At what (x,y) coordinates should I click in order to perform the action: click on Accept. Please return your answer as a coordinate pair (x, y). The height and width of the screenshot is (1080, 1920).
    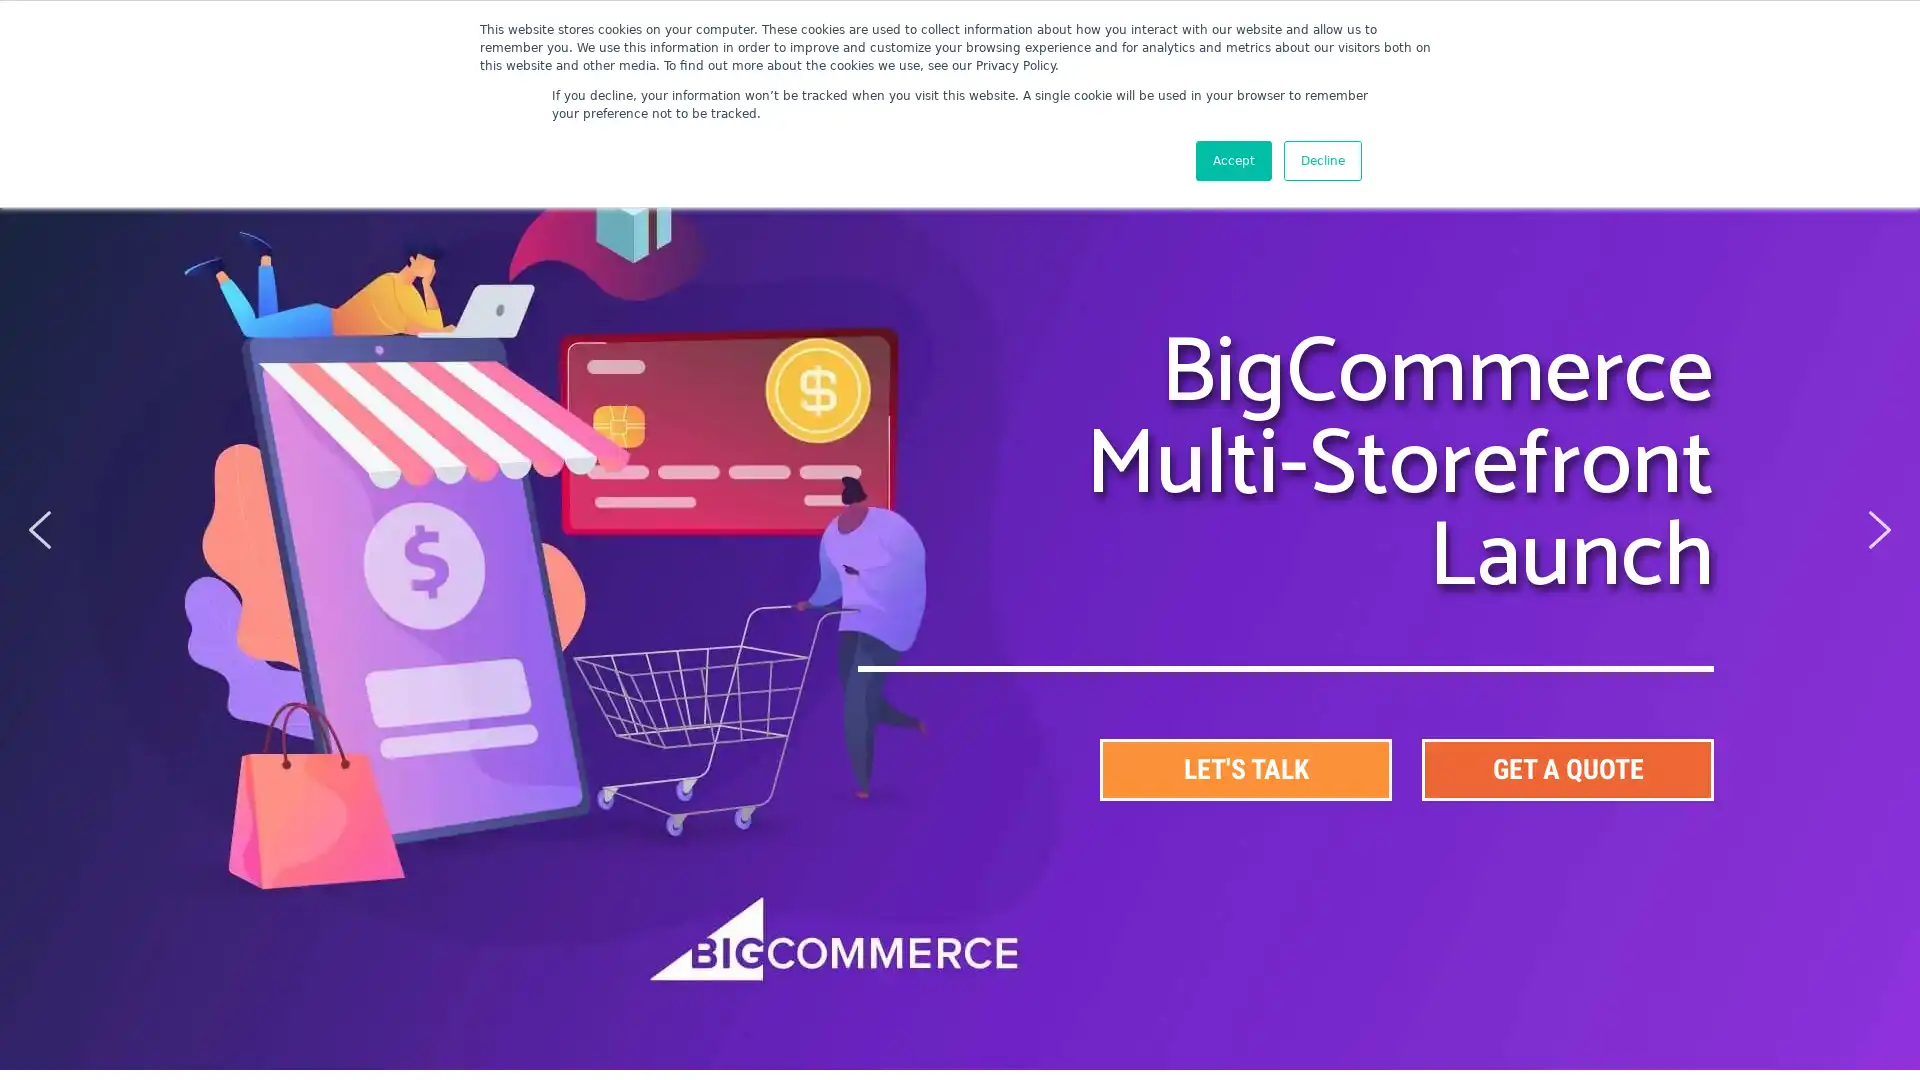
    Looking at the image, I should click on (1232, 160).